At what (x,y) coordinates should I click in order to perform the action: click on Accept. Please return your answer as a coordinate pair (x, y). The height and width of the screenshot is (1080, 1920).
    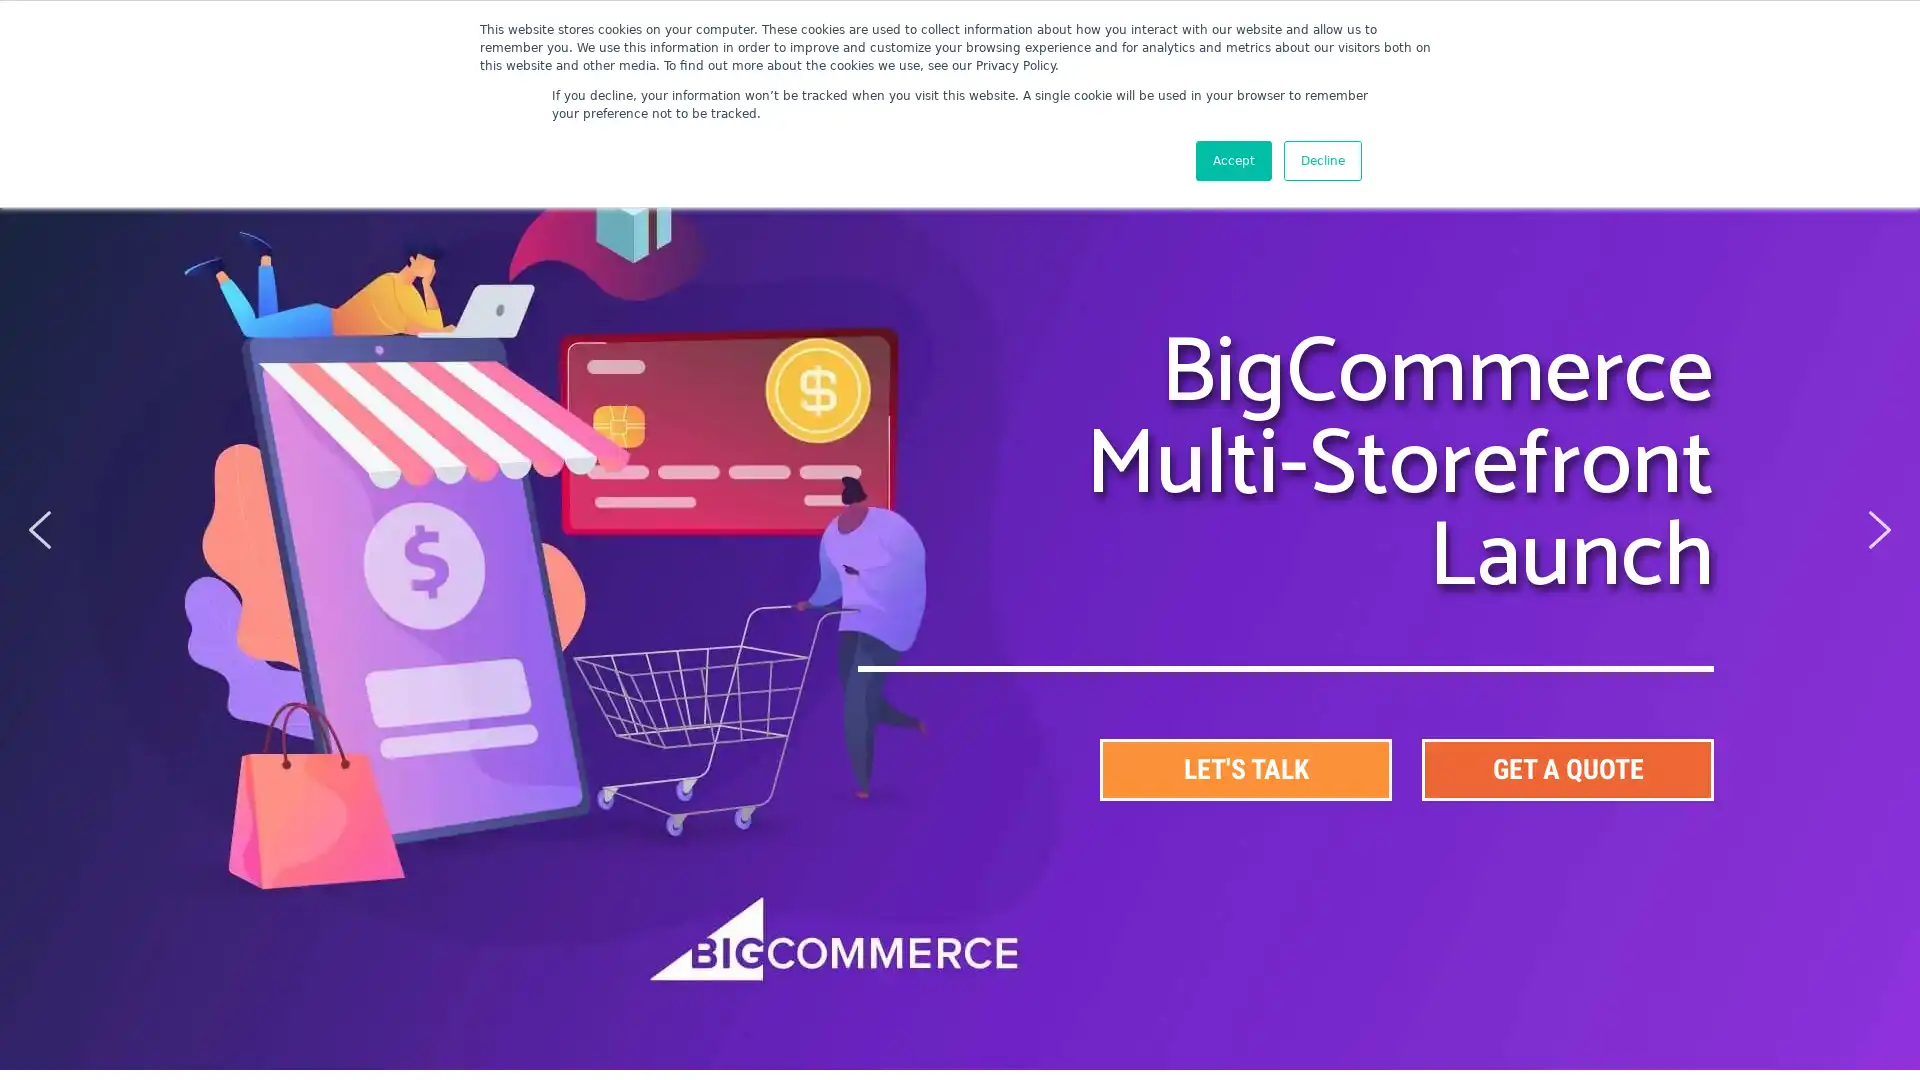
    Looking at the image, I should click on (1232, 160).